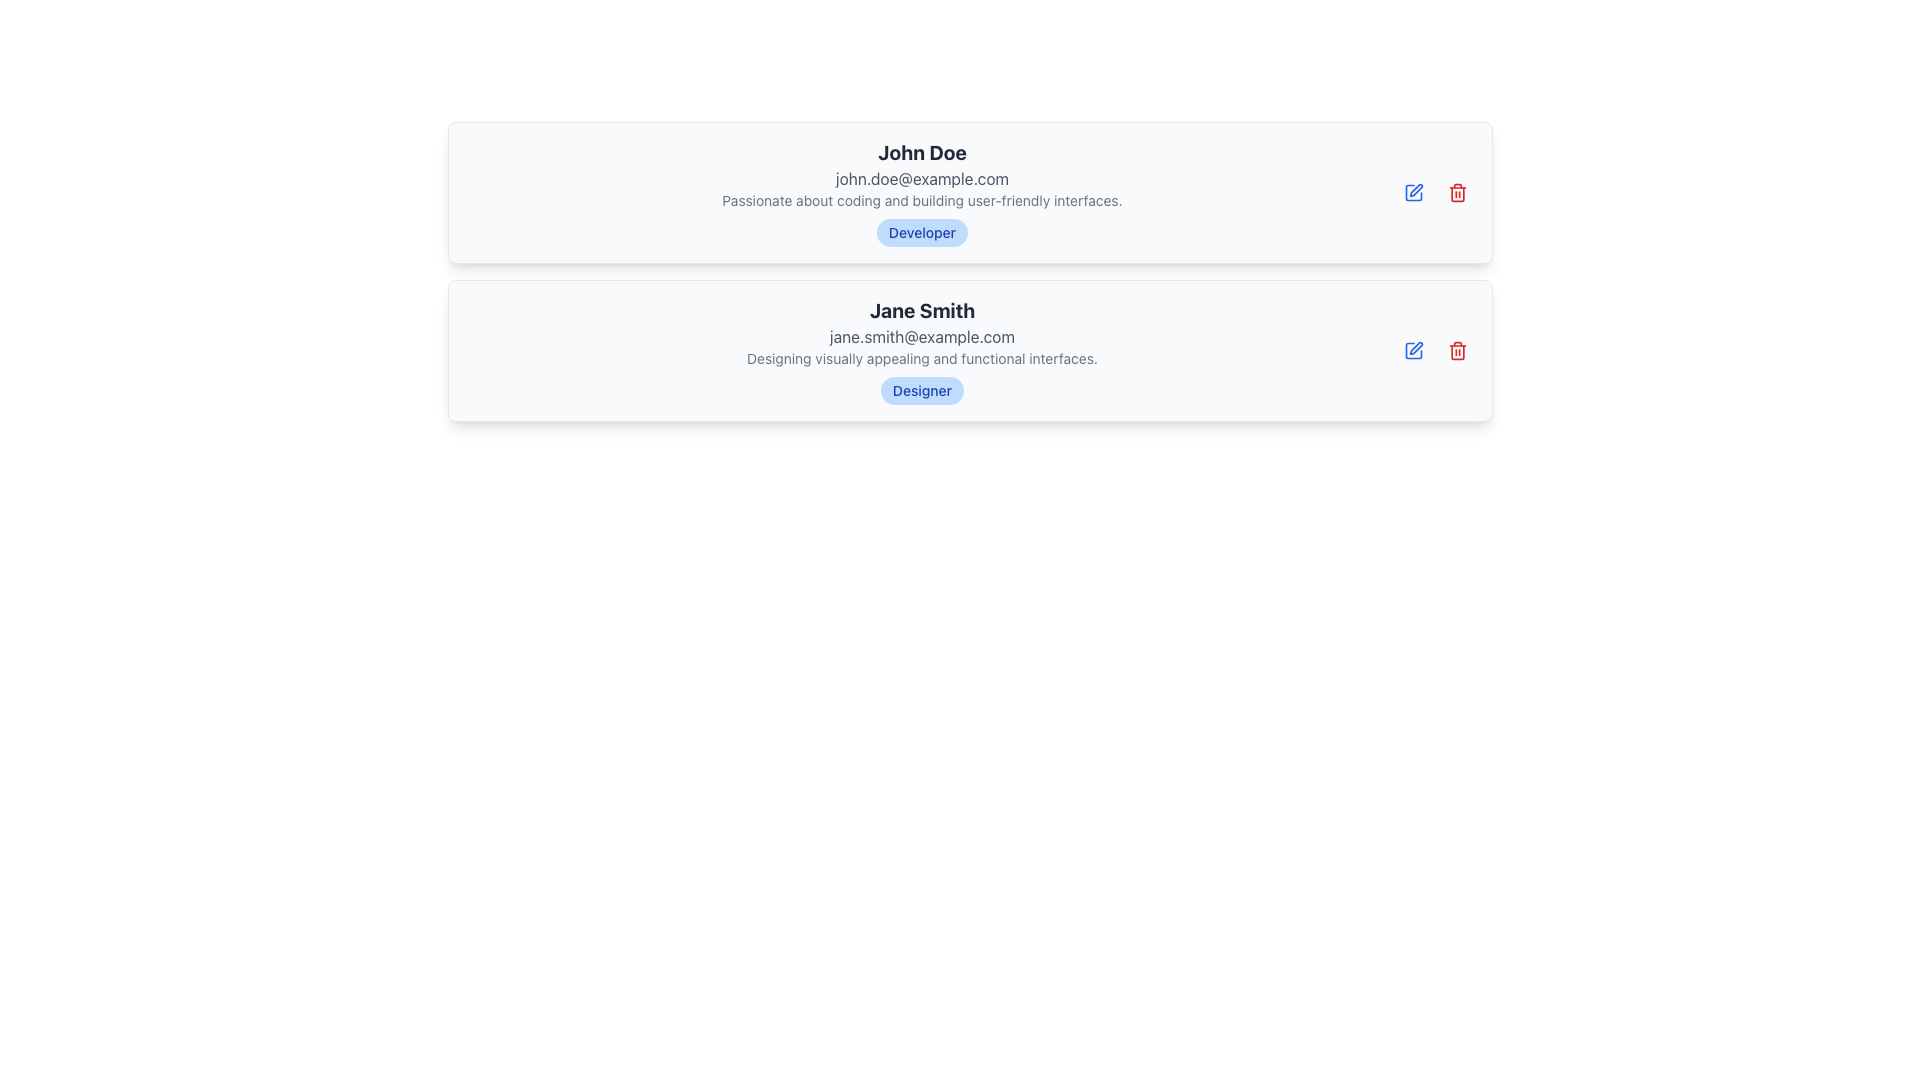  I want to click on the static text display showing the email address 'jane.smith@example.com', which is styled in light gray and is positioned below the name 'Jane Smith', so click(921, 335).